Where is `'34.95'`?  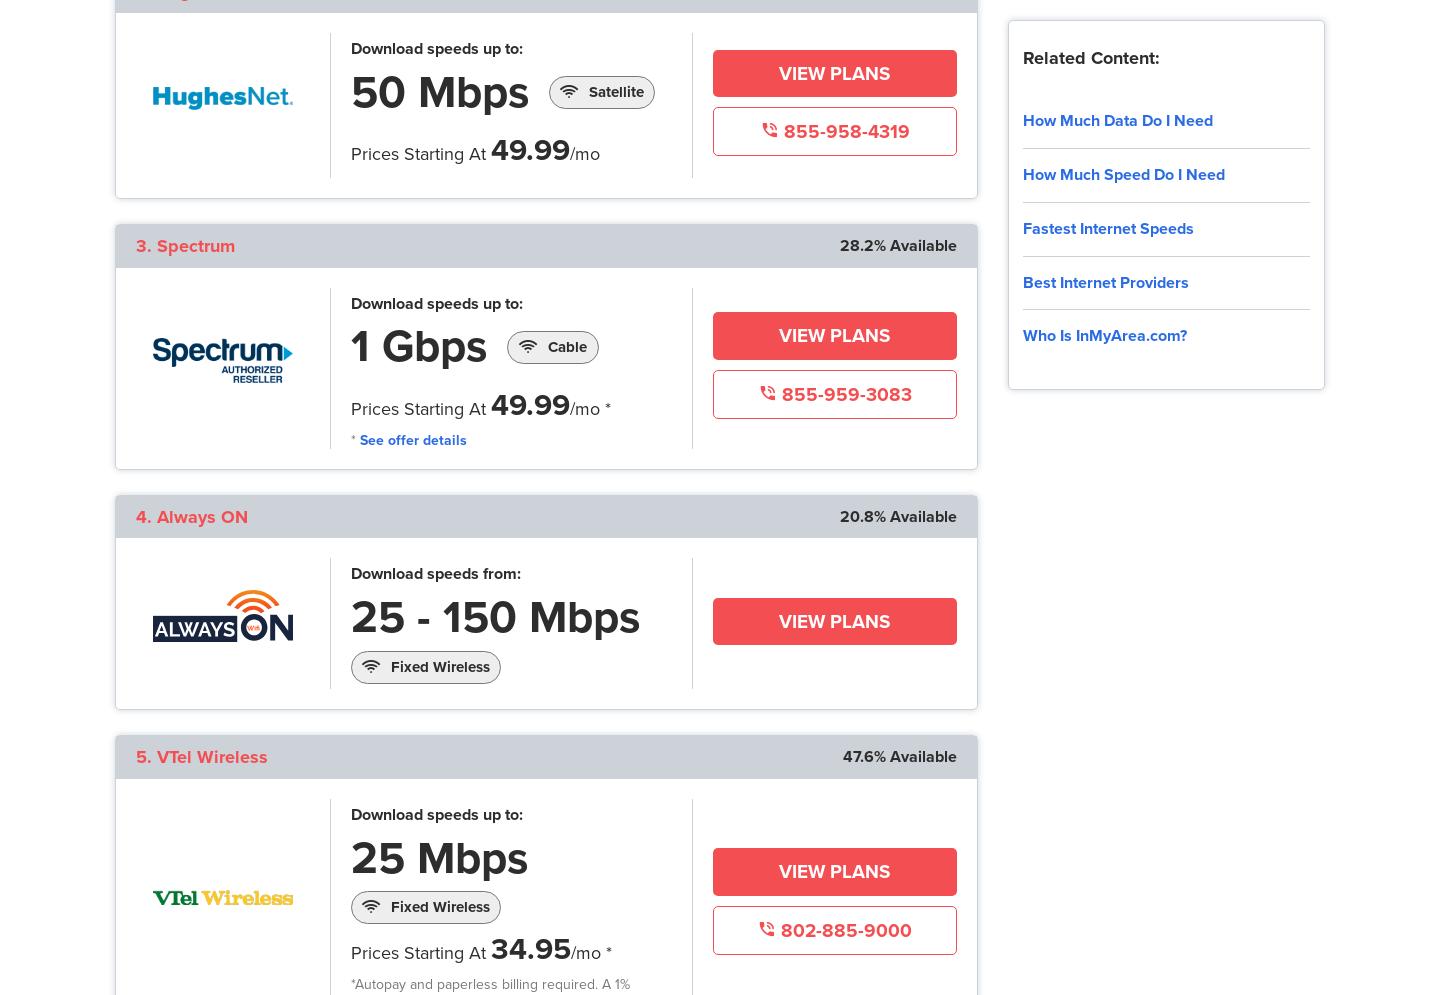
'34.95' is located at coordinates (530, 949).